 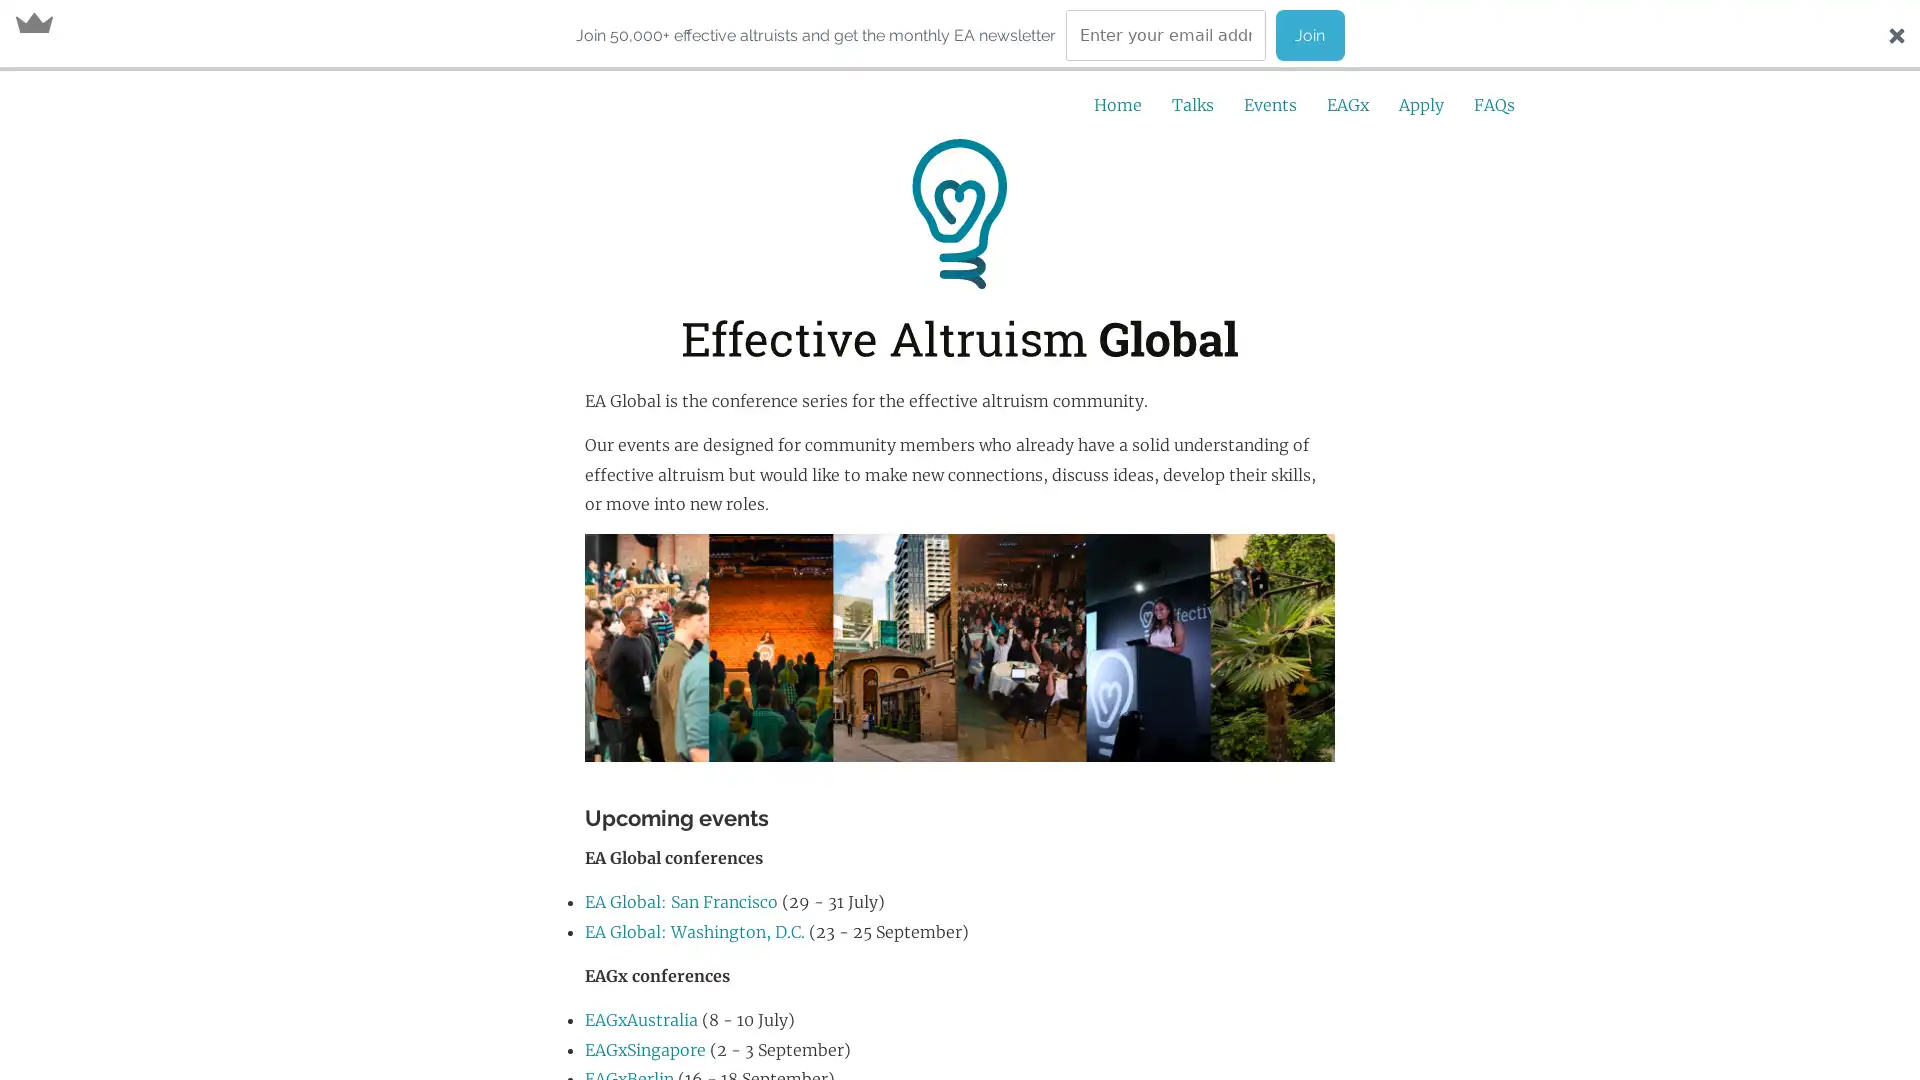 What do you see at coordinates (1309, 35) in the screenshot?
I see `Join` at bounding box center [1309, 35].